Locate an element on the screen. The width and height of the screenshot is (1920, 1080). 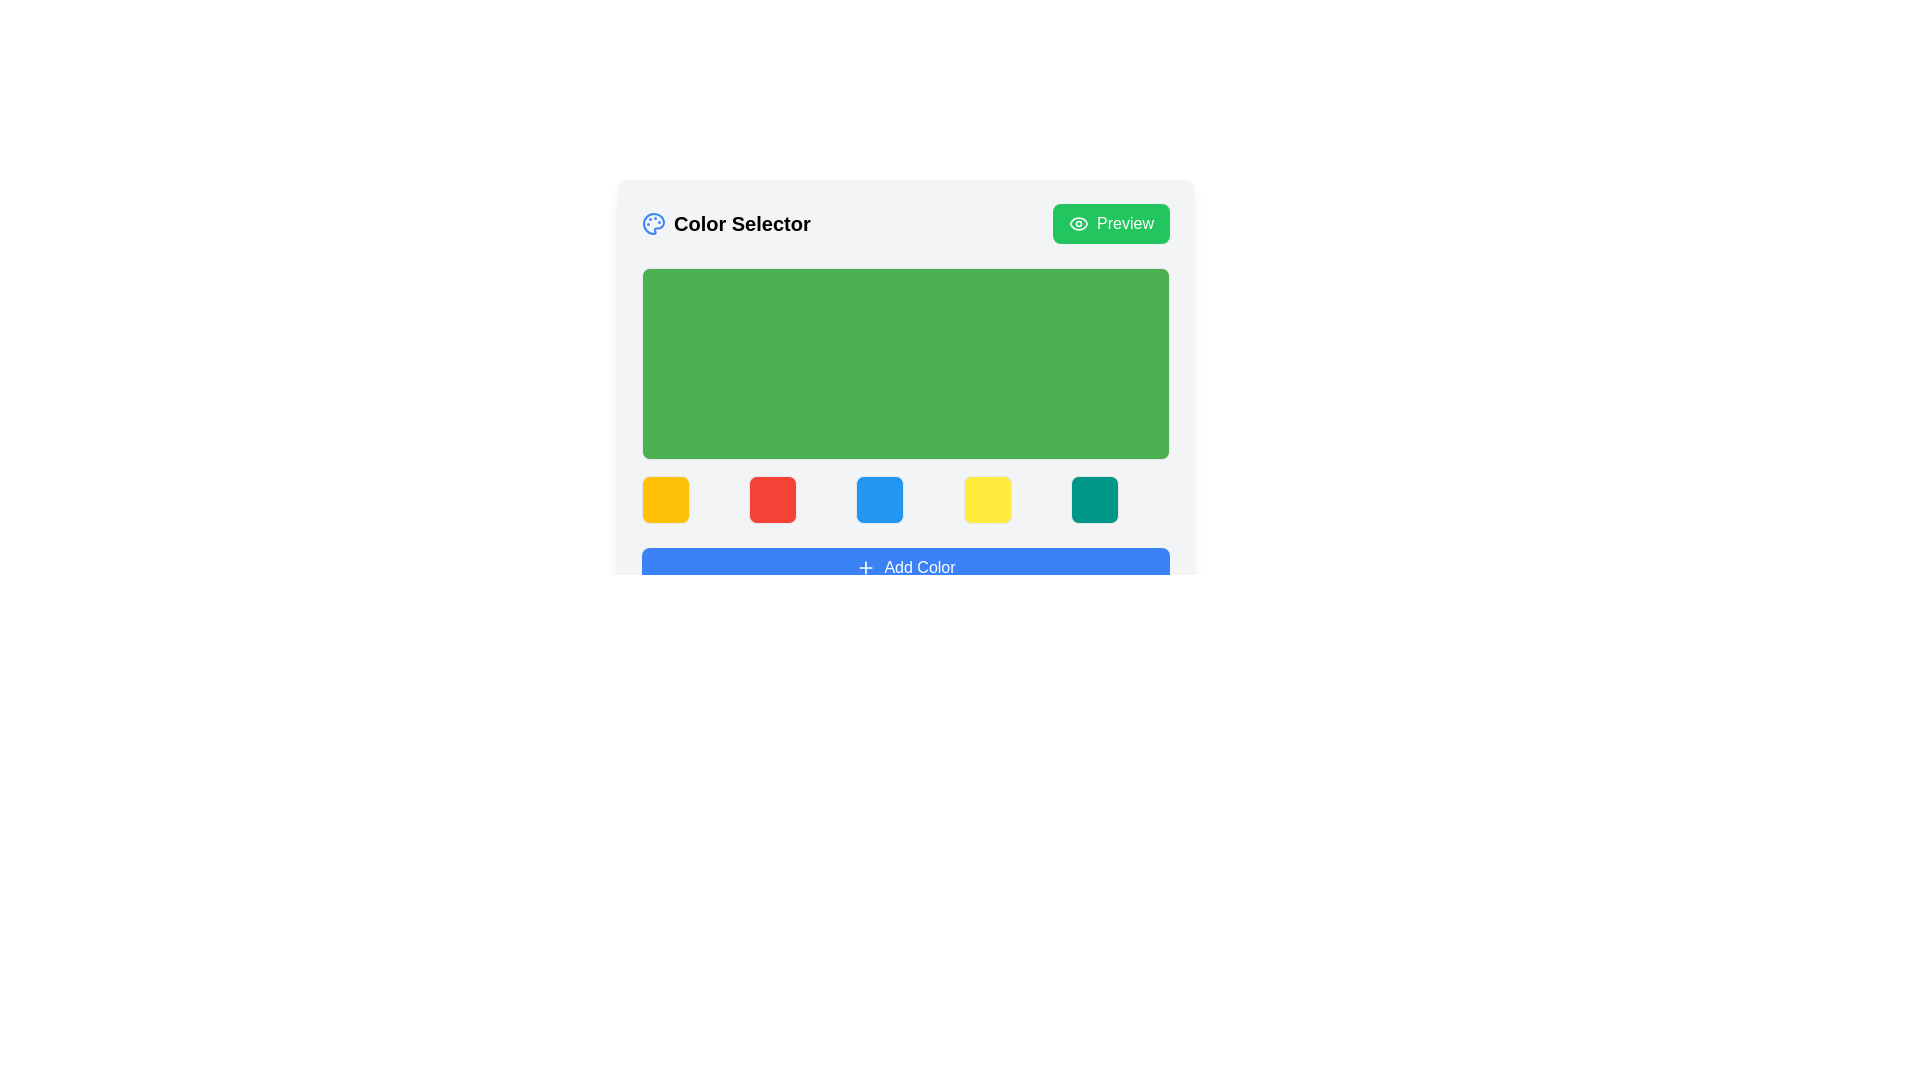
the visual effect of the eye icon located inside the green rectangular 'Preview' button, positioned to the left of the text 'Preview' is located at coordinates (1078, 223).